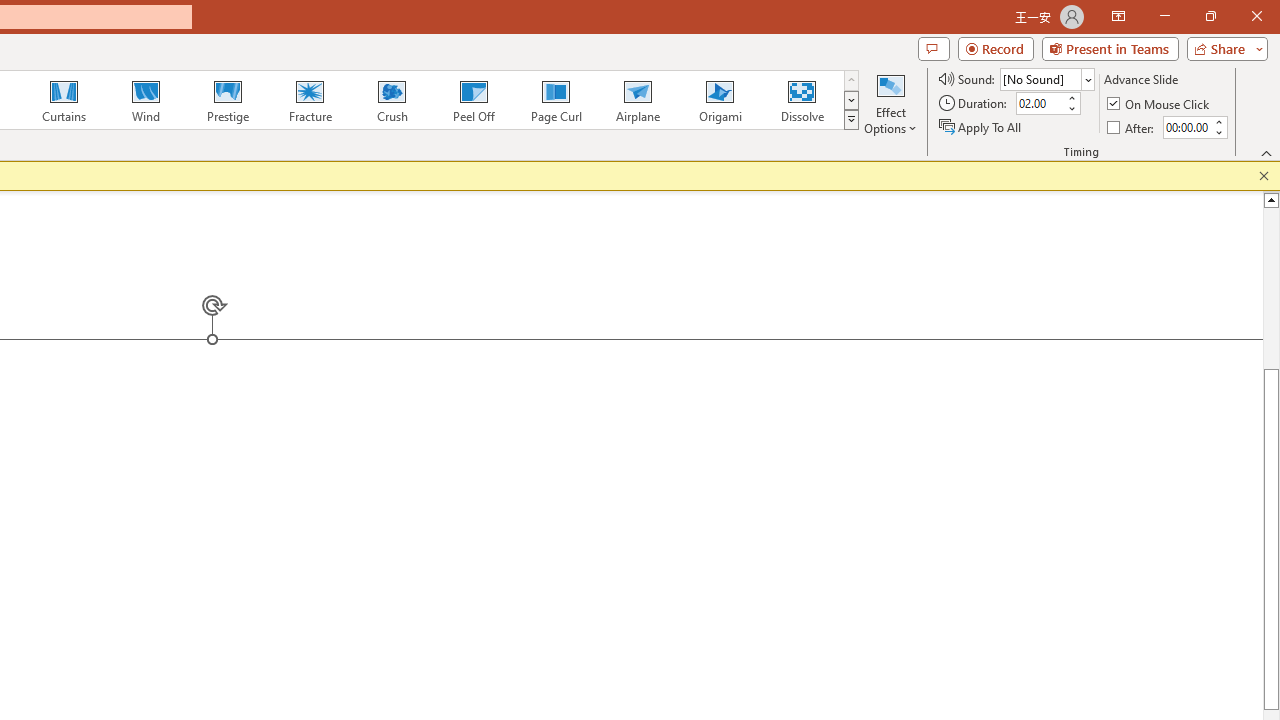  What do you see at coordinates (851, 120) in the screenshot?
I see `'Transition Effects'` at bounding box center [851, 120].